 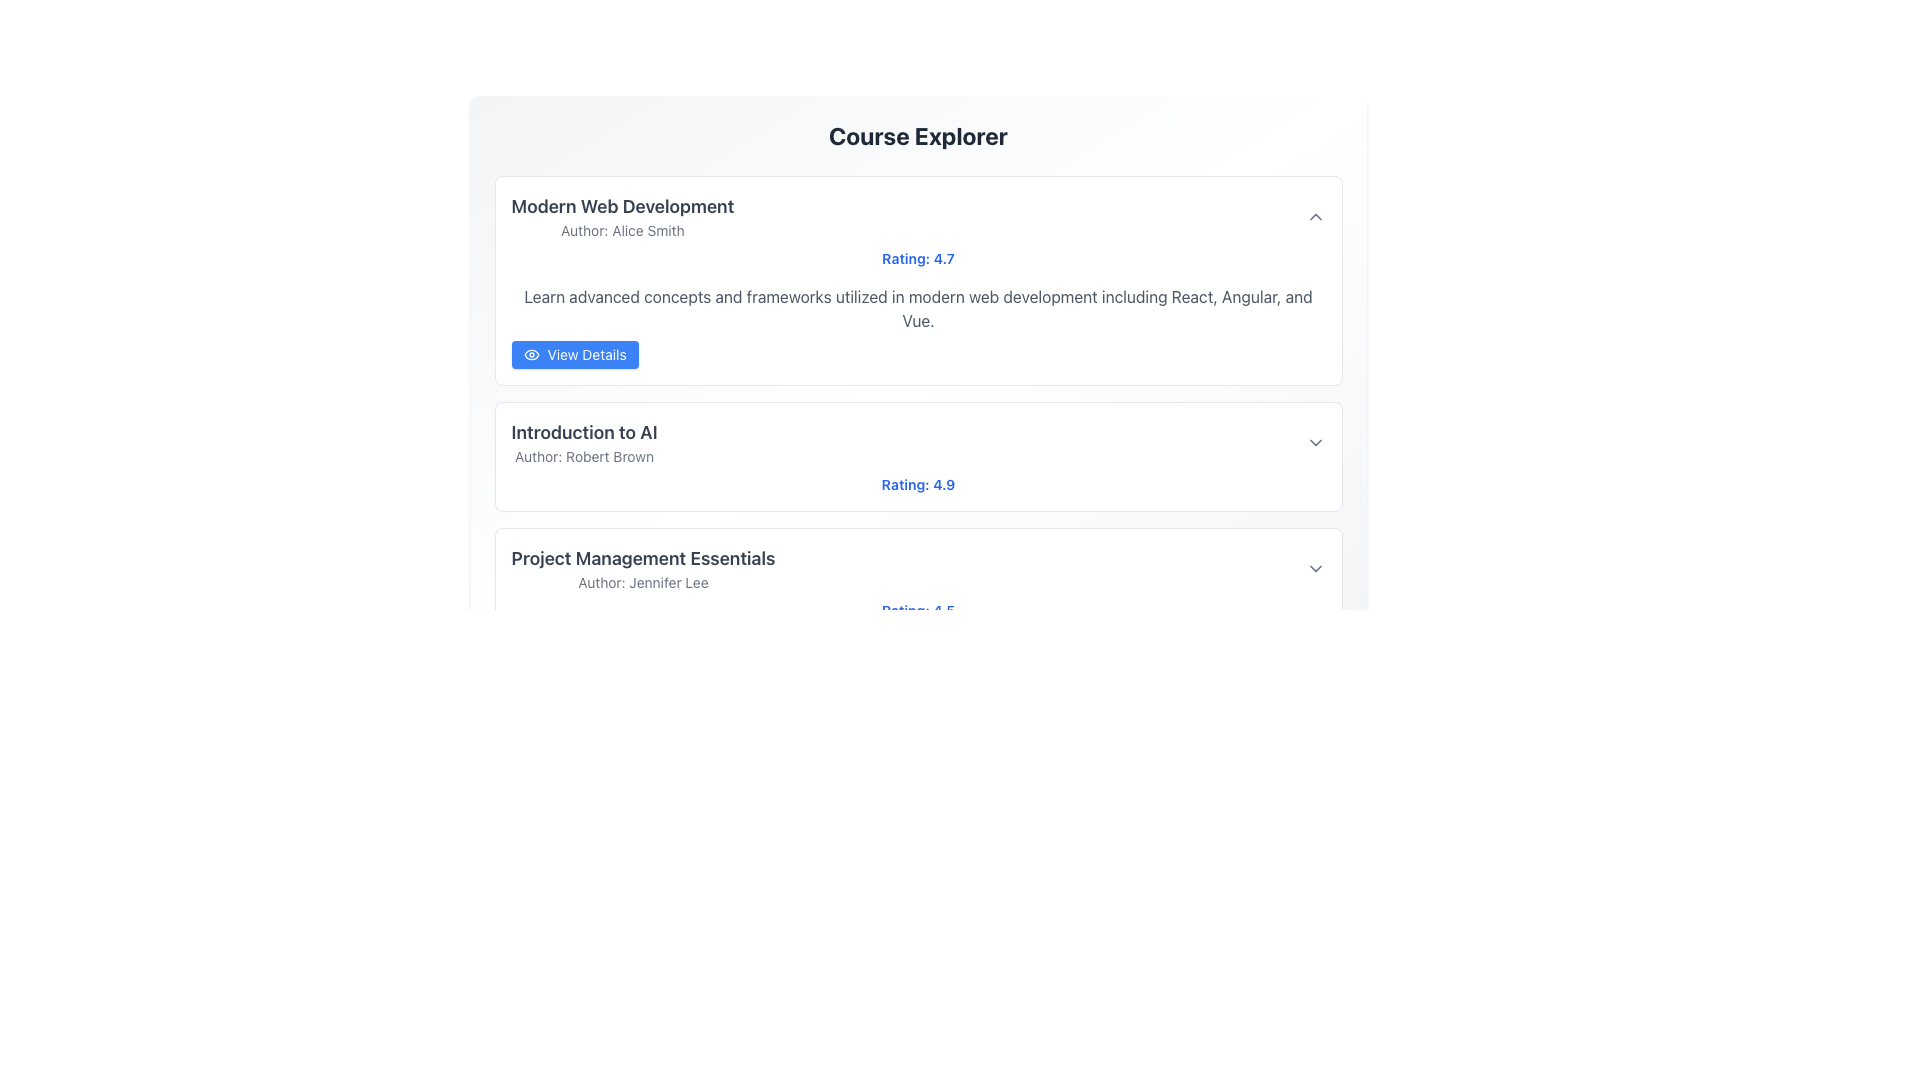 I want to click on the textual description providing an overview of the advanced concepts and frameworks covered in the modern web development course to read it more clearly, so click(x=917, y=326).